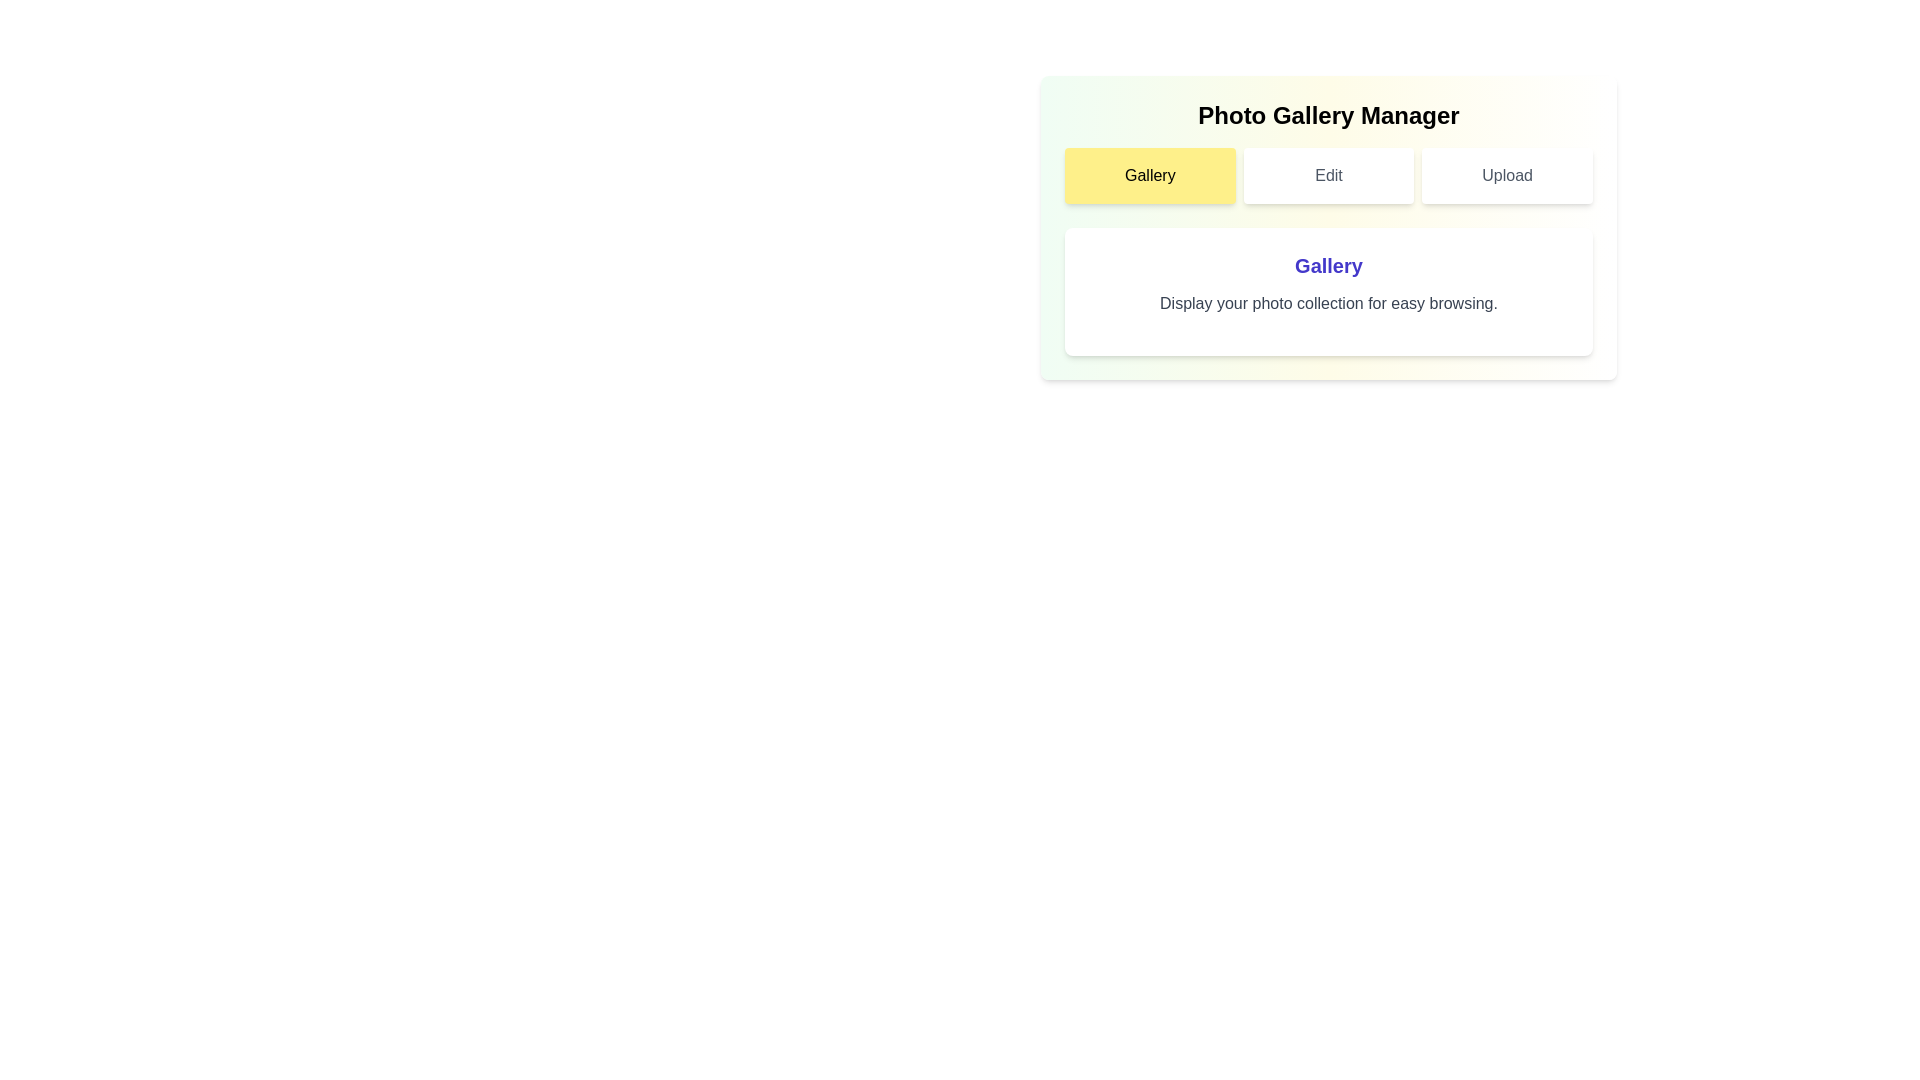  I want to click on the 'Gallery' button with a yellow background and bold black text, so click(1150, 175).